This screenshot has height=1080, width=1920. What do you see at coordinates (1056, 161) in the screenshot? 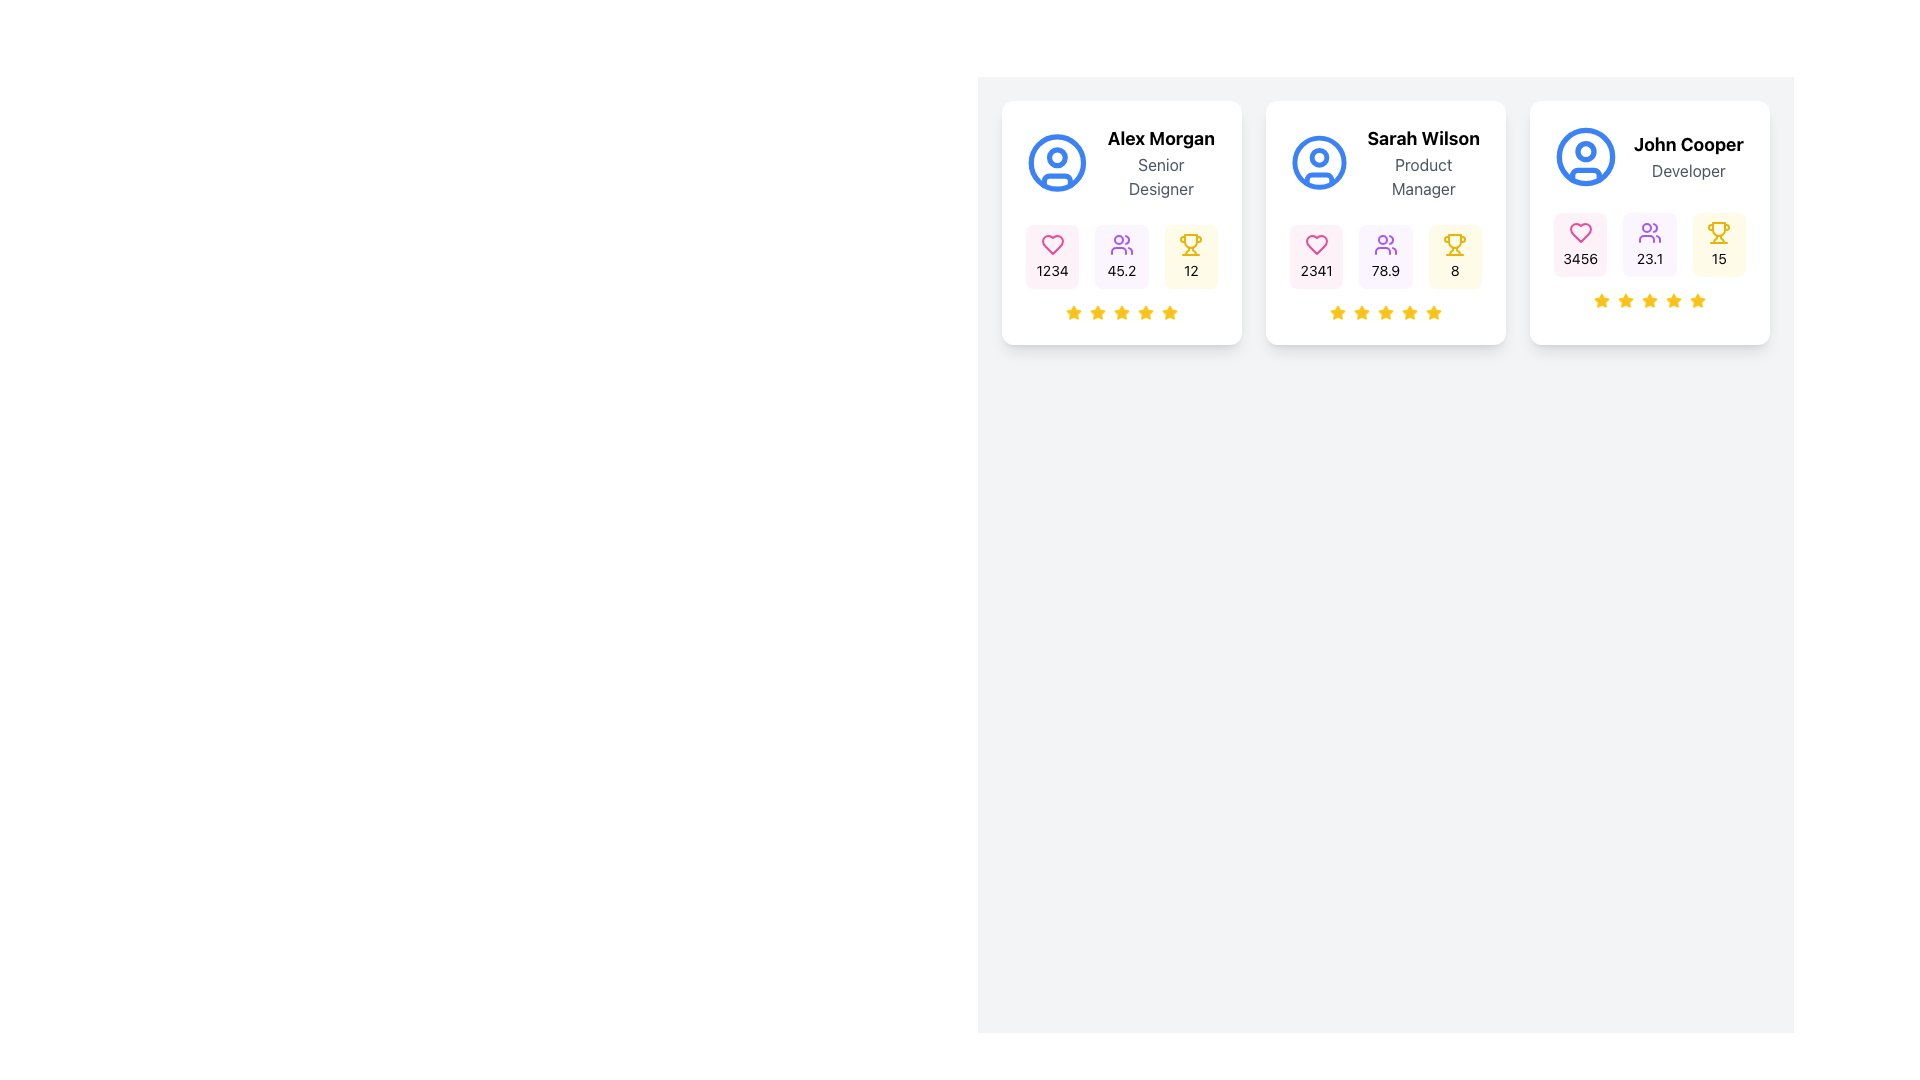
I see `the circular user silhouette icon to the left of 'Alex Morgan' and 'Senior Designer' text` at bounding box center [1056, 161].